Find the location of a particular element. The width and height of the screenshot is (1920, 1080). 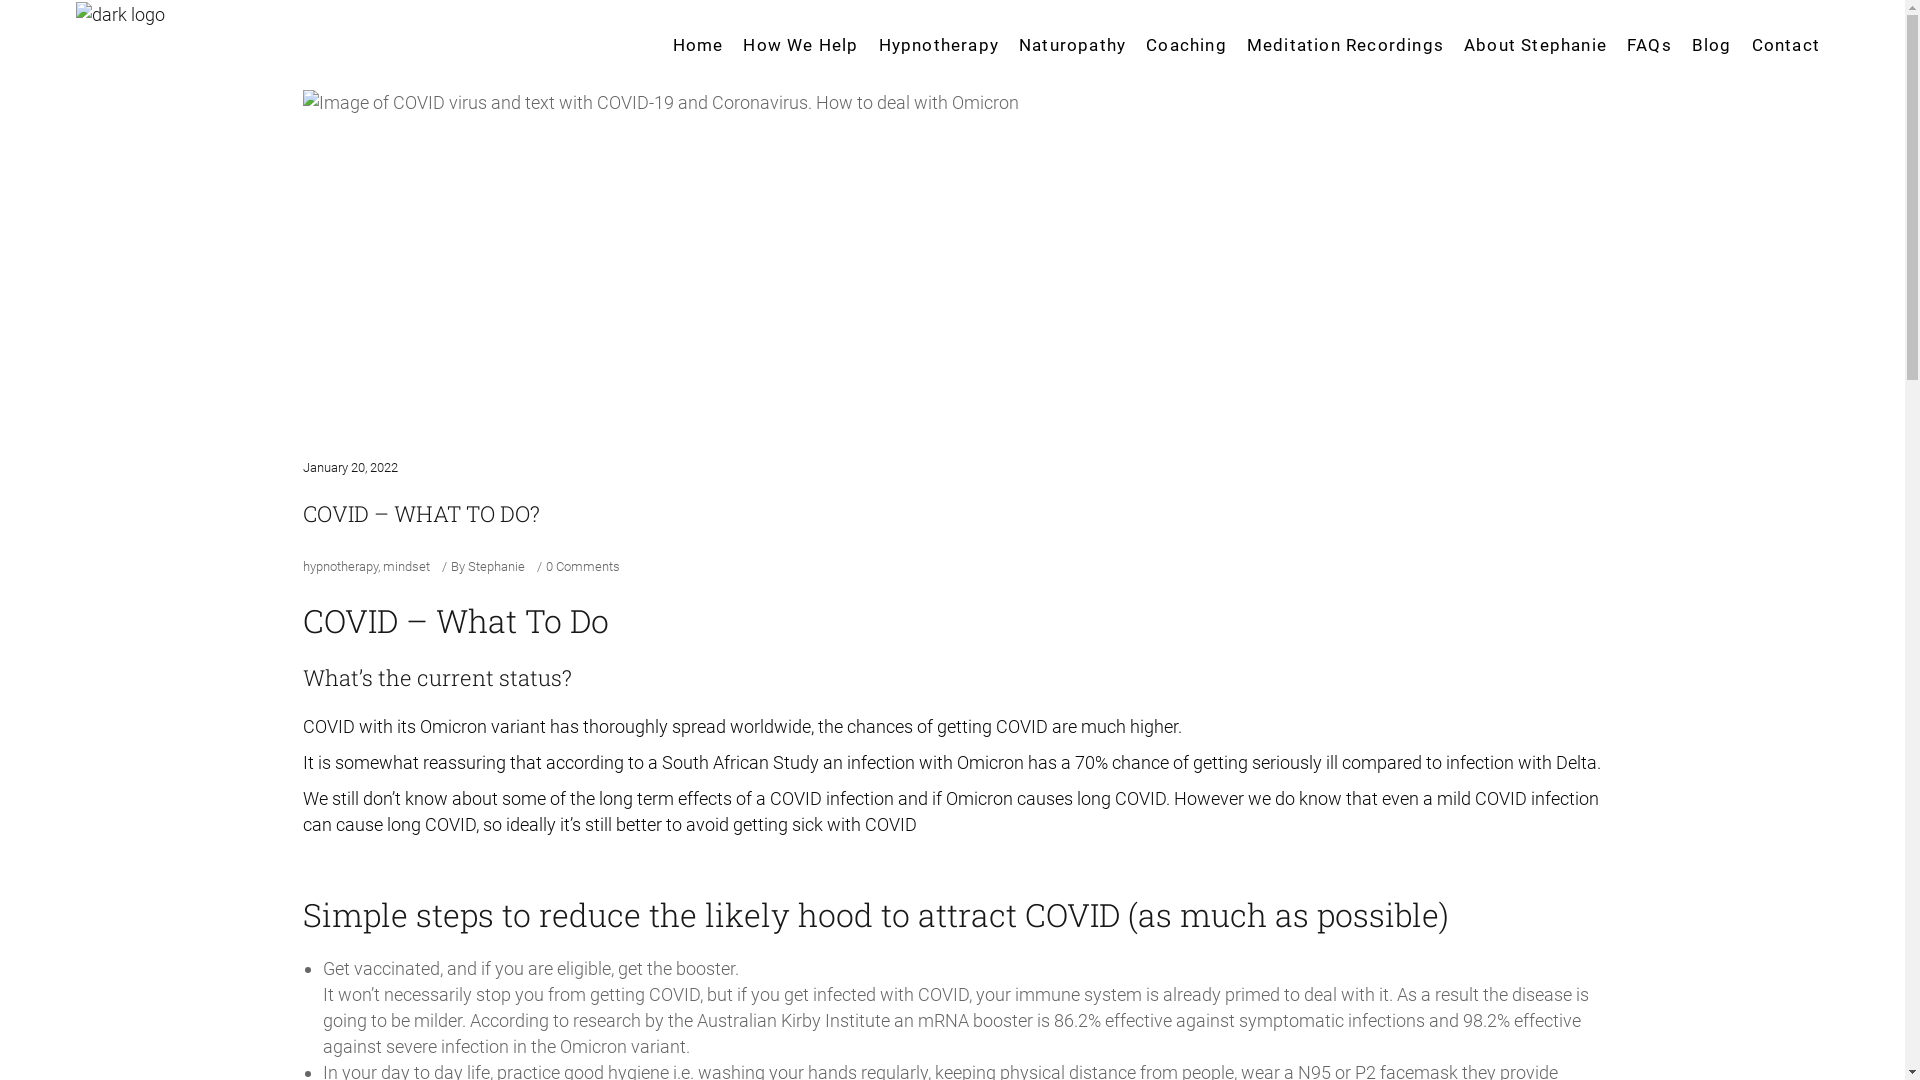

'Stephanie' is located at coordinates (496, 566).